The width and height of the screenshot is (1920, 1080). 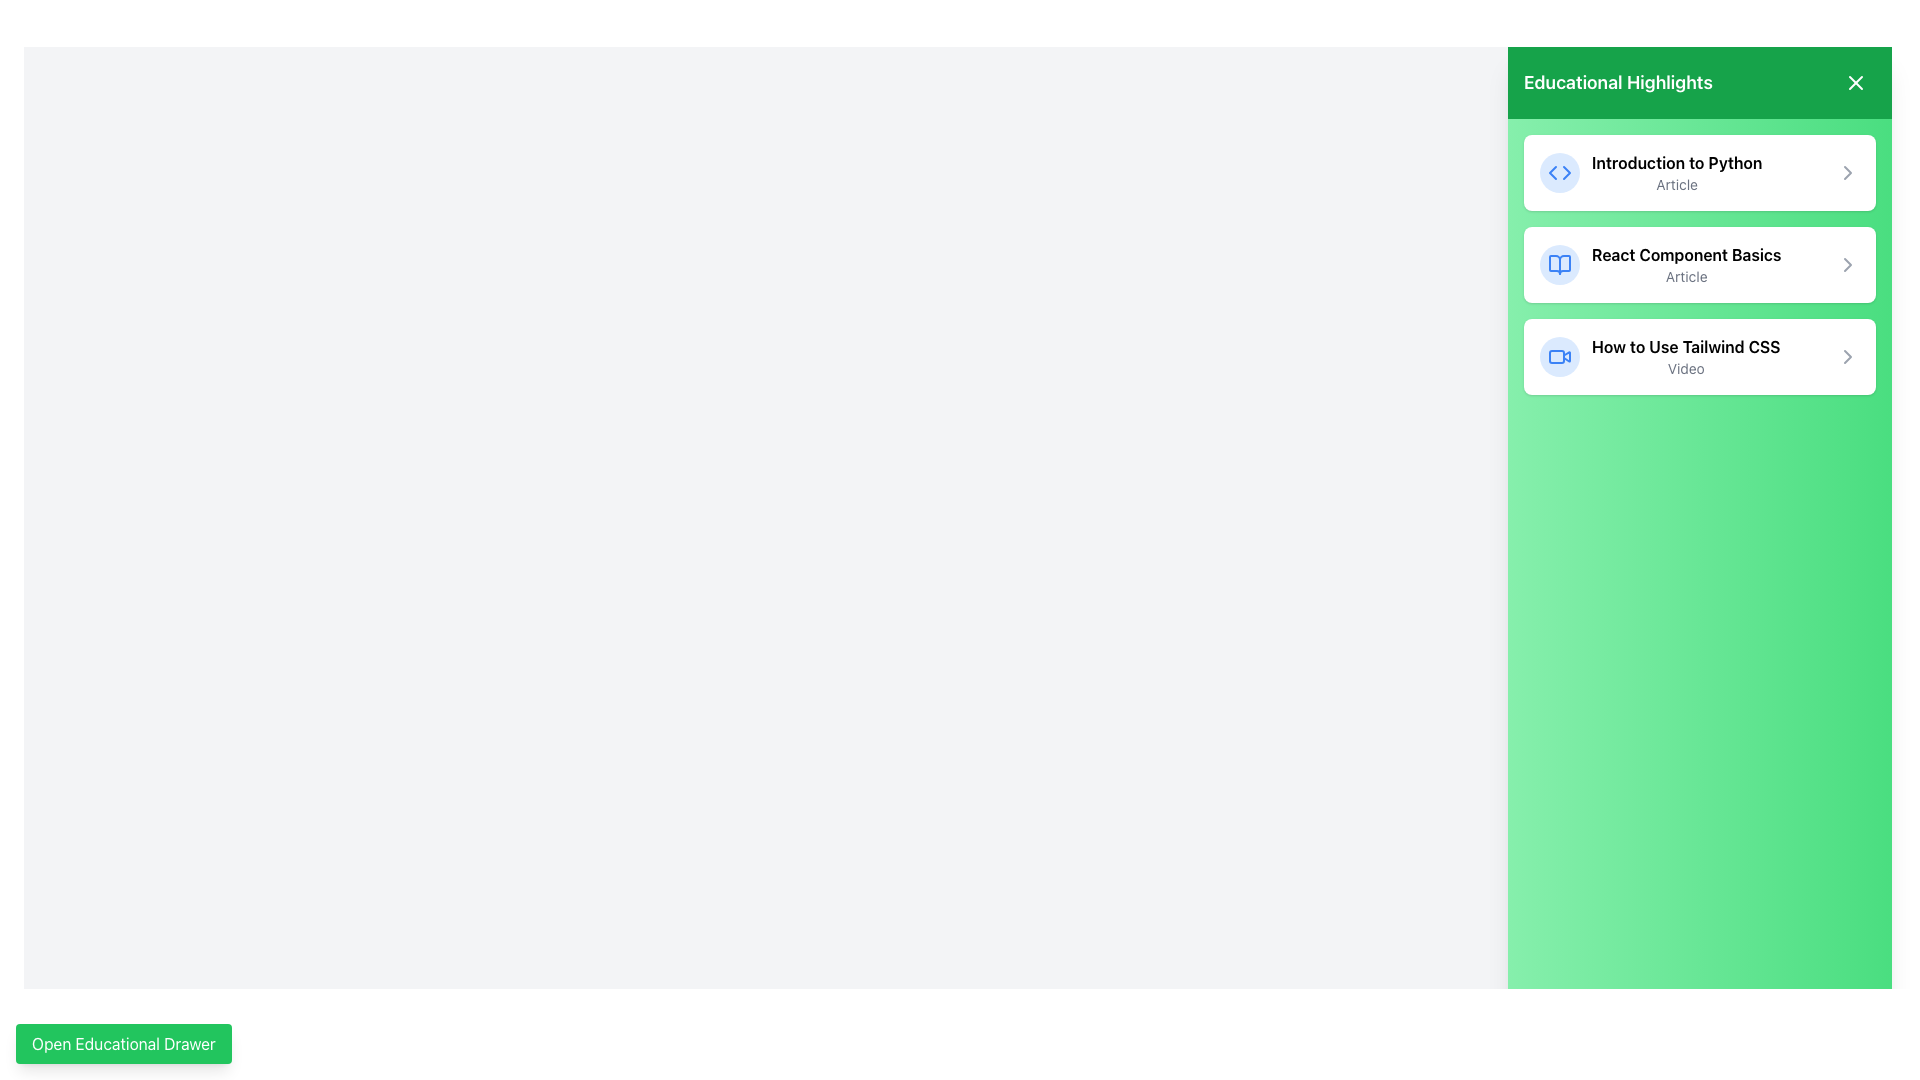 What do you see at coordinates (1685, 346) in the screenshot?
I see `the text label that serves as the title for the educational content card located in the green sidebar labeled 'Educational Highlights', specifically the third item in the list` at bounding box center [1685, 346].